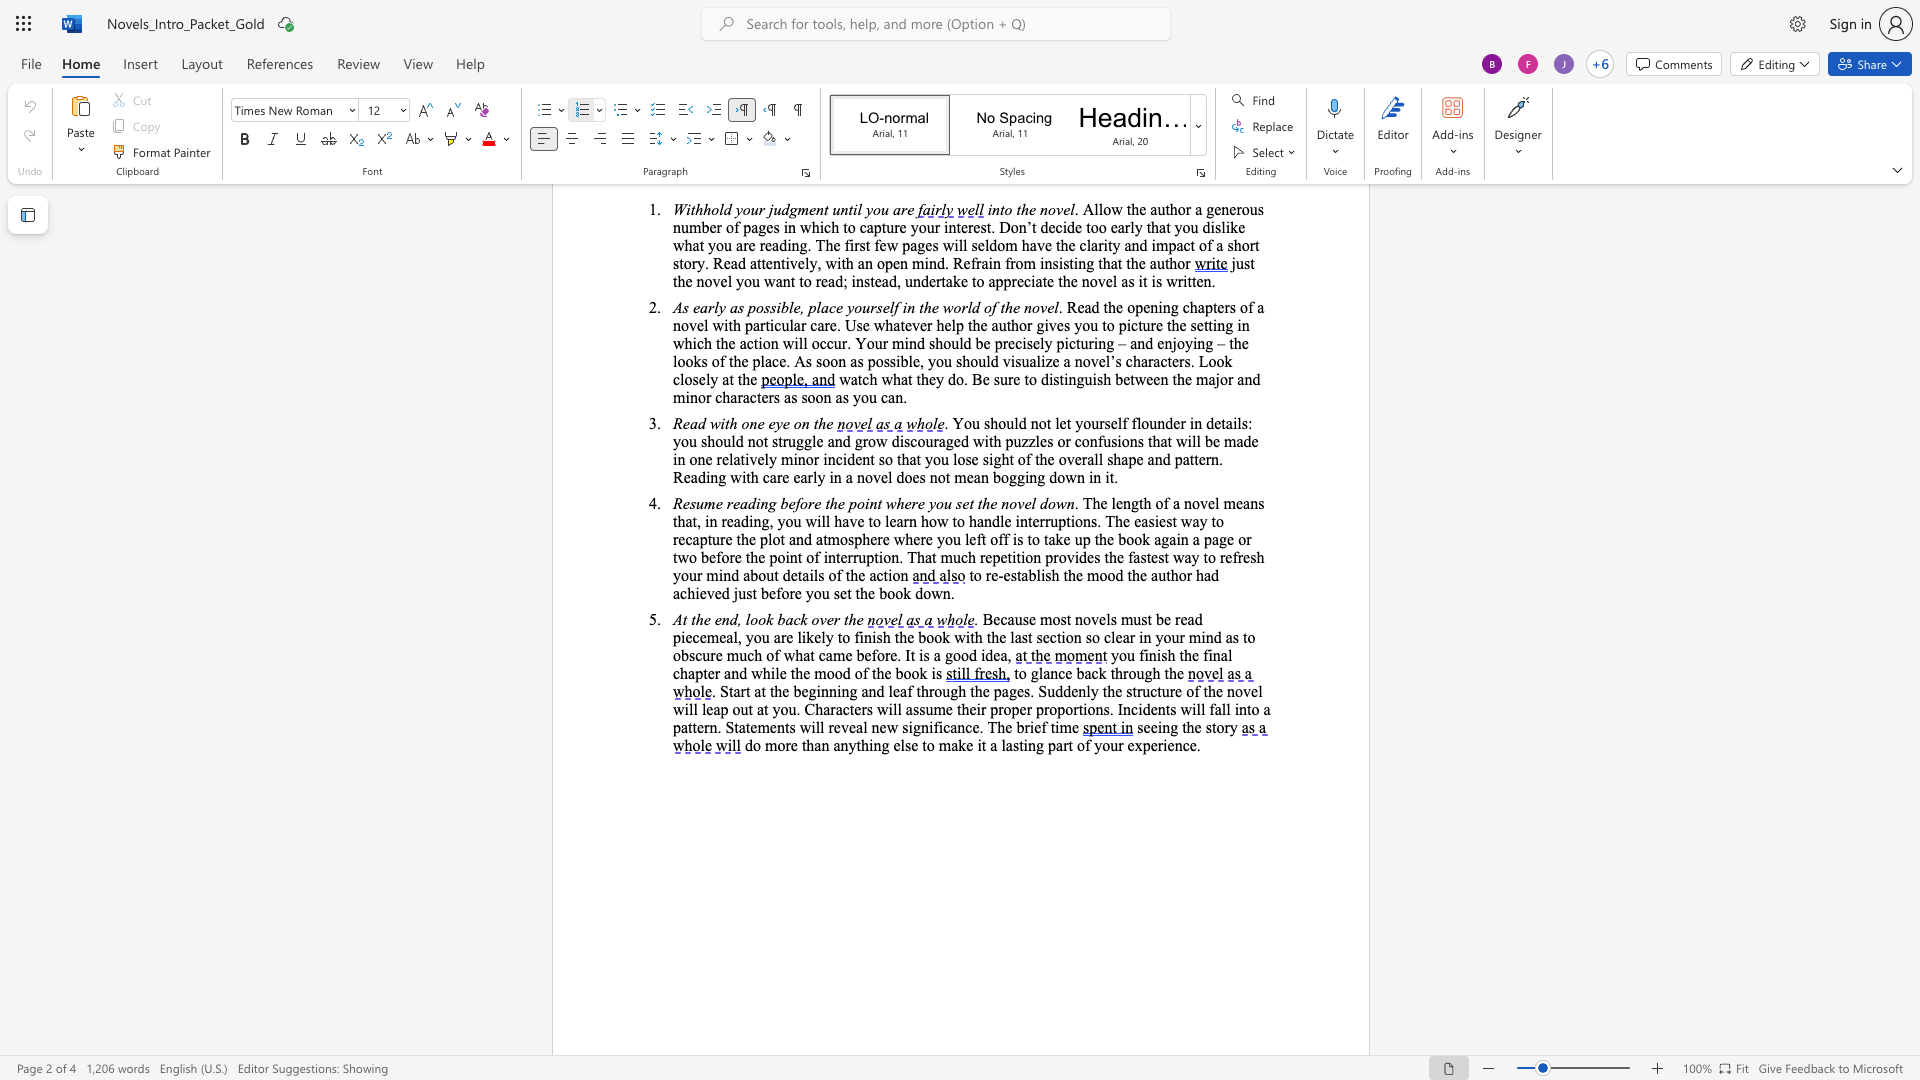 The height and width of the screenshot is (1080, 1920). Describe the element at coordinates (1044, 575) in the screenshot. I see `the space between the continuous character "i" and "s" in the text` at that location.